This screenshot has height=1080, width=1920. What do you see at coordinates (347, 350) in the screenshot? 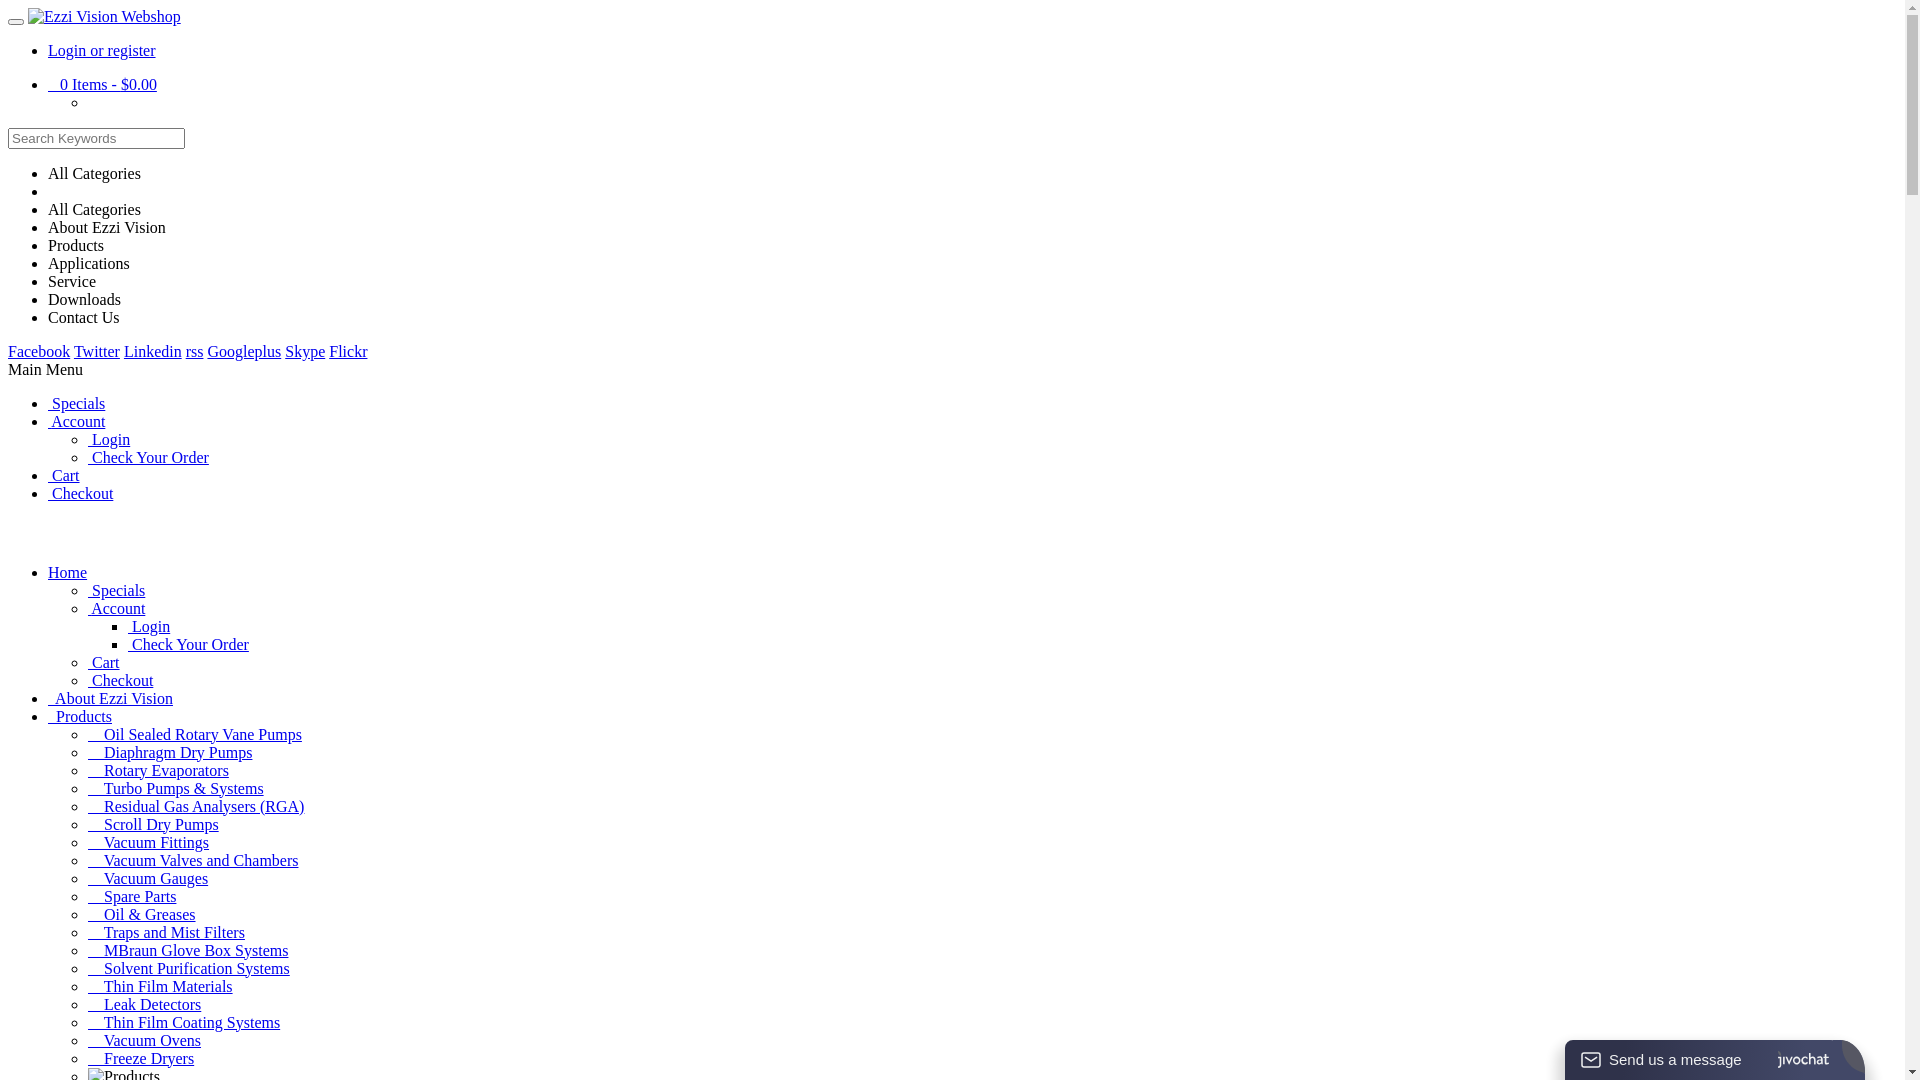
I see `'Flickr'` at bounding box center [347, 350].